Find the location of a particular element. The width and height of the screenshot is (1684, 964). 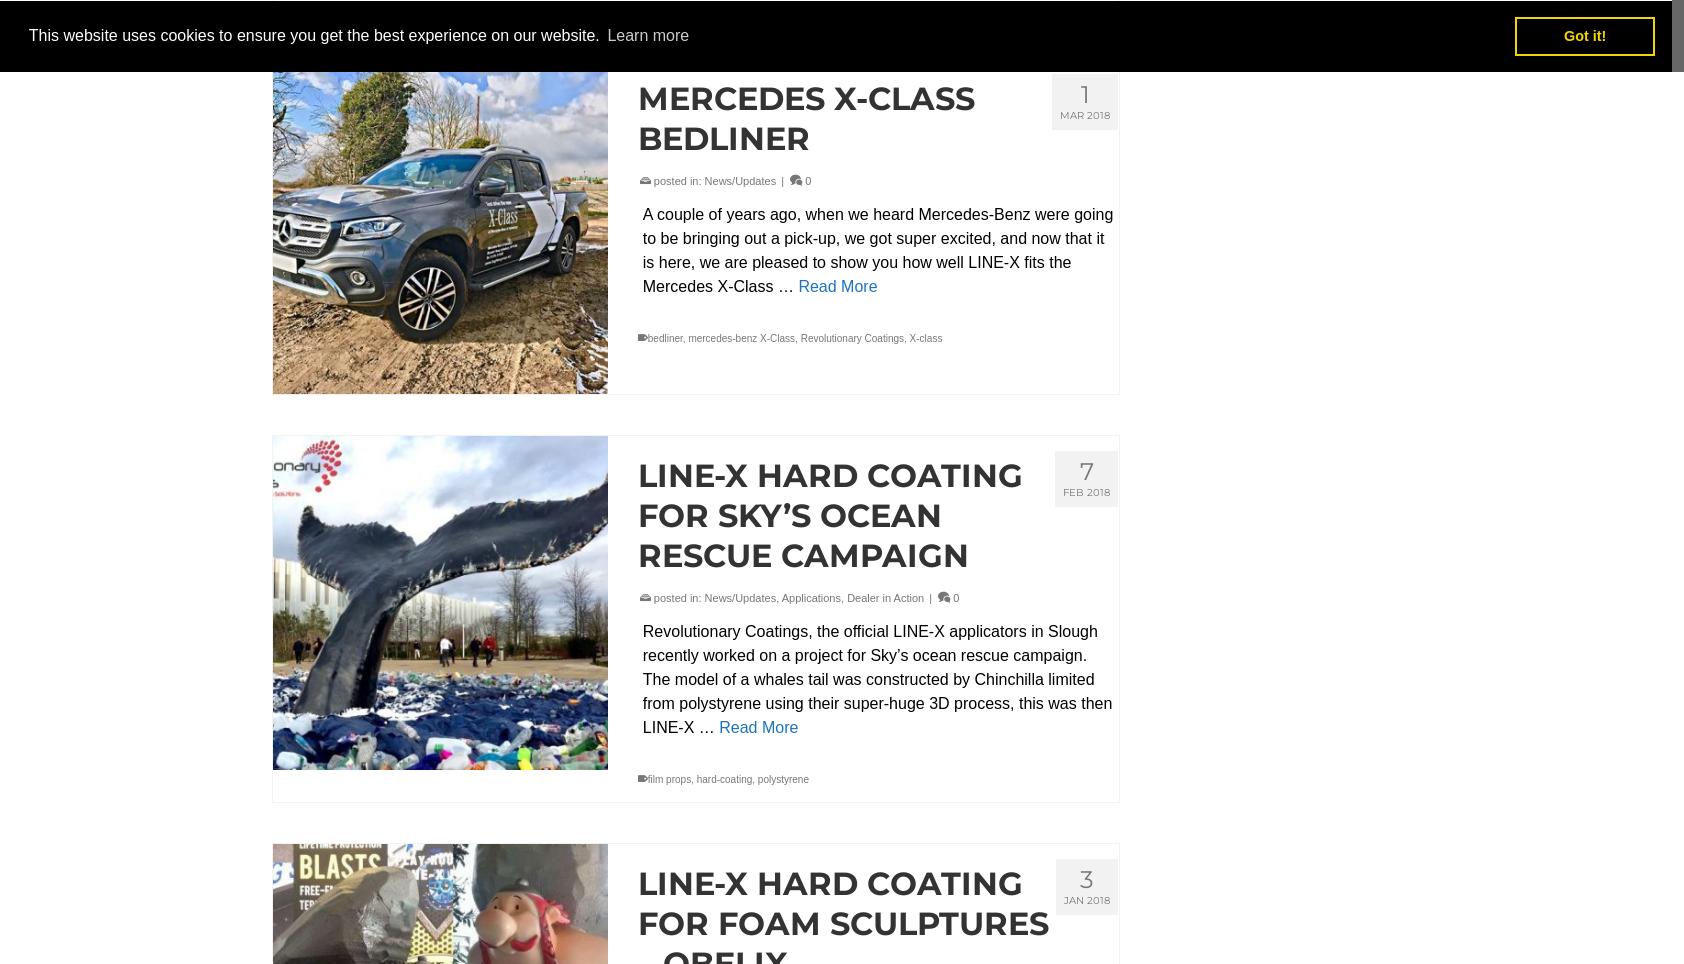

'Mar 2018' is located at coordinates (1085, 113).